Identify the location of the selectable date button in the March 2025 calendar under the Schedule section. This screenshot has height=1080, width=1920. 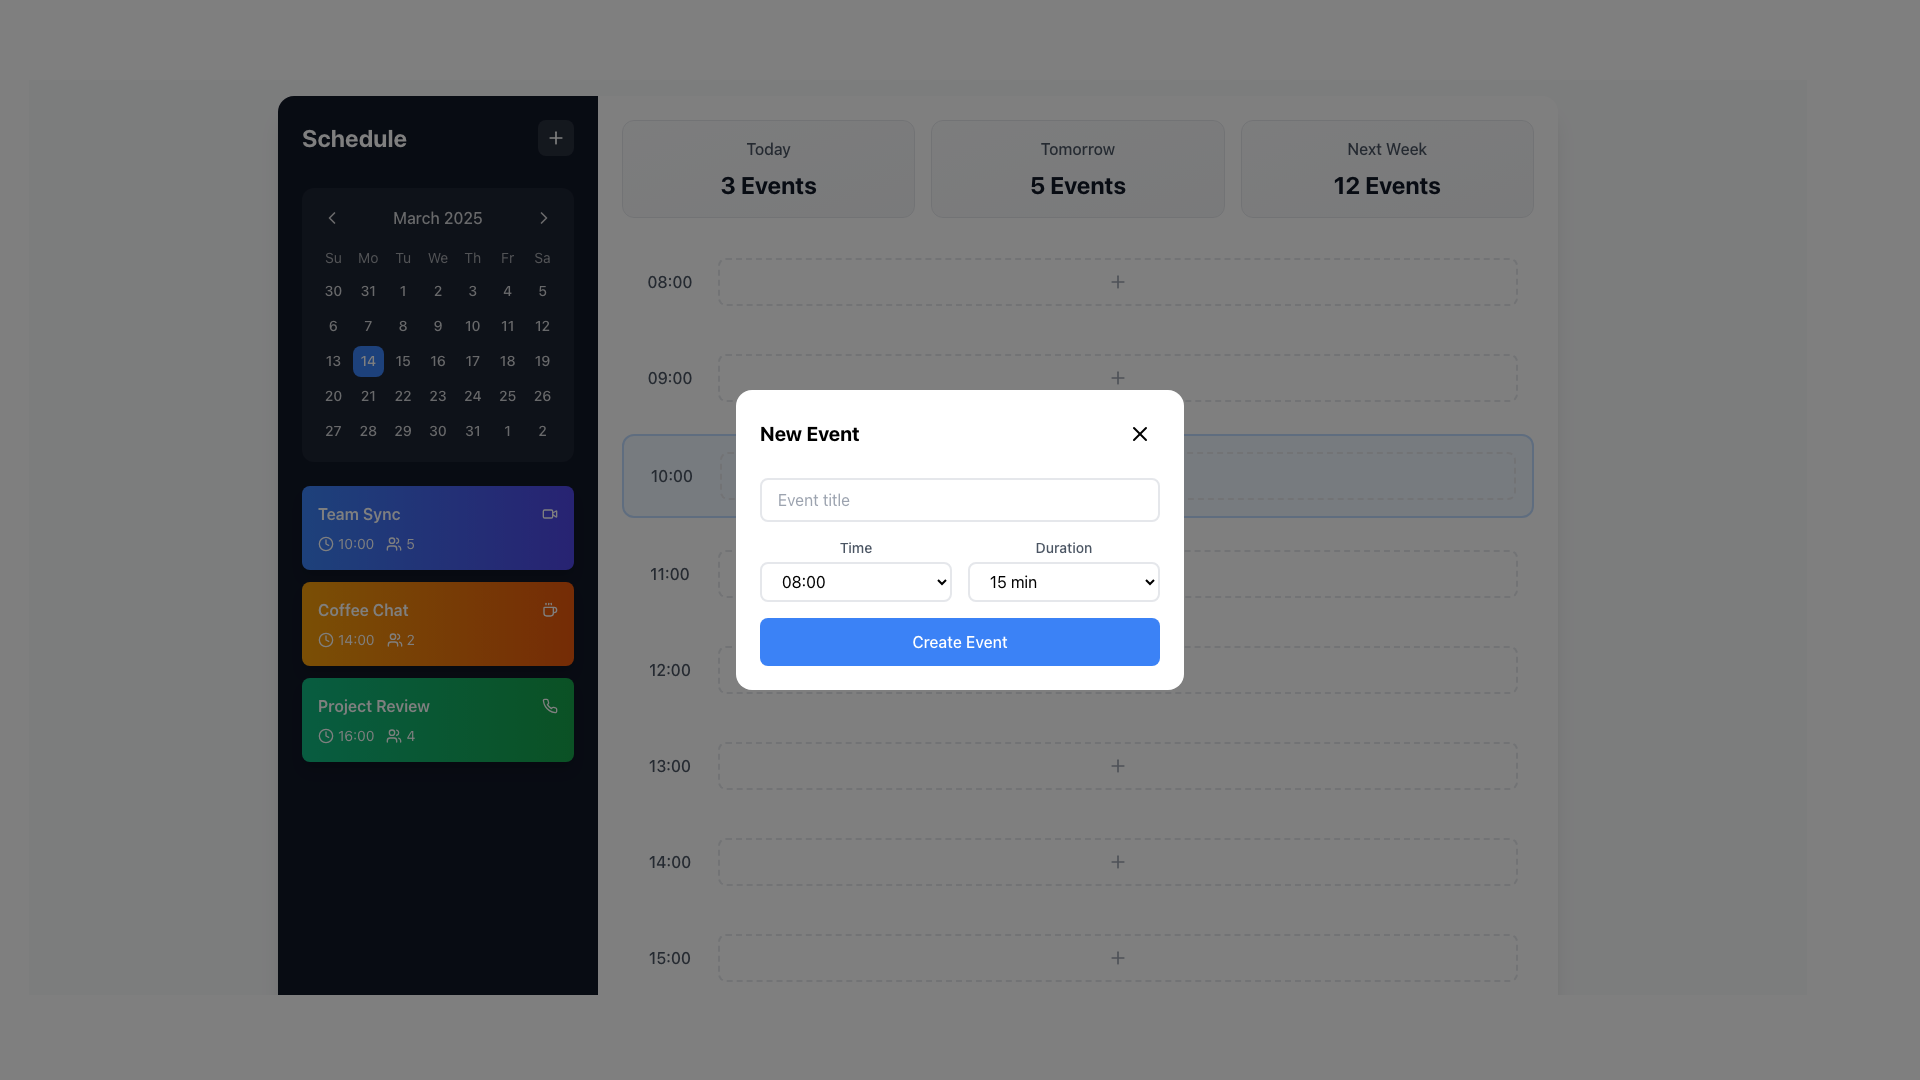
(436, 396).